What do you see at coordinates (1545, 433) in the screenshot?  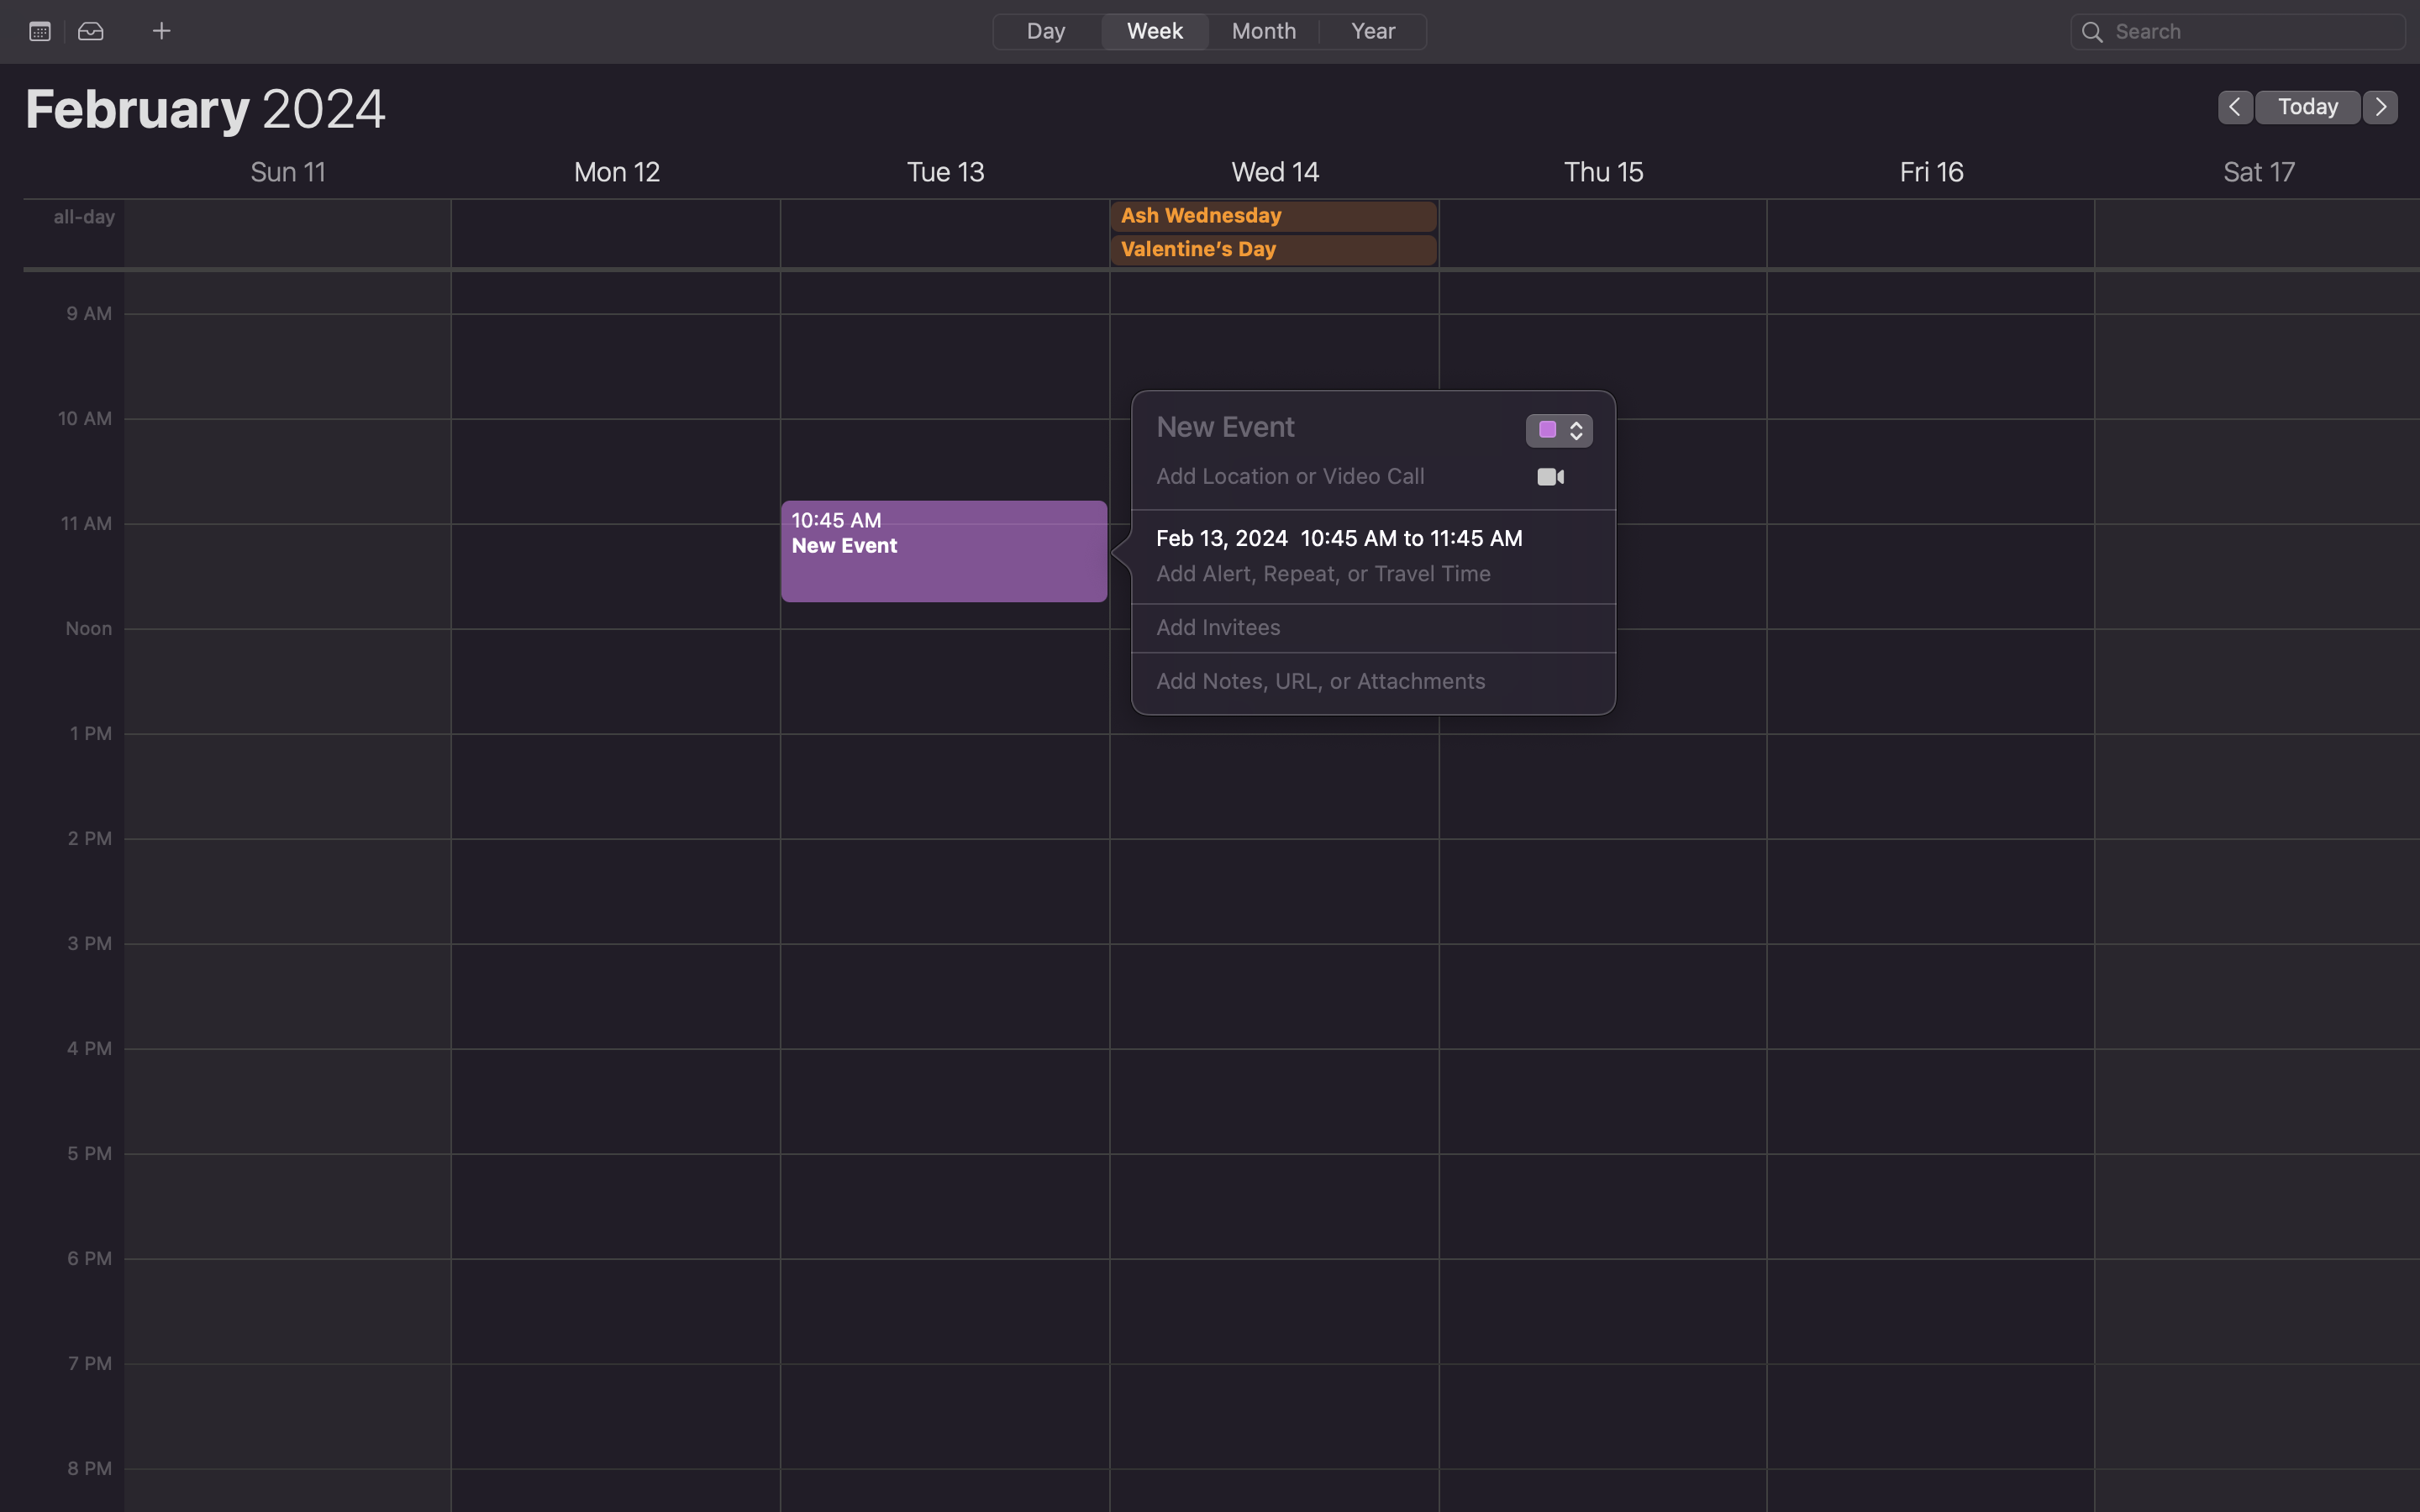 I see `Type "Workshop" within the session type field` at bounding box center [1545, 433].